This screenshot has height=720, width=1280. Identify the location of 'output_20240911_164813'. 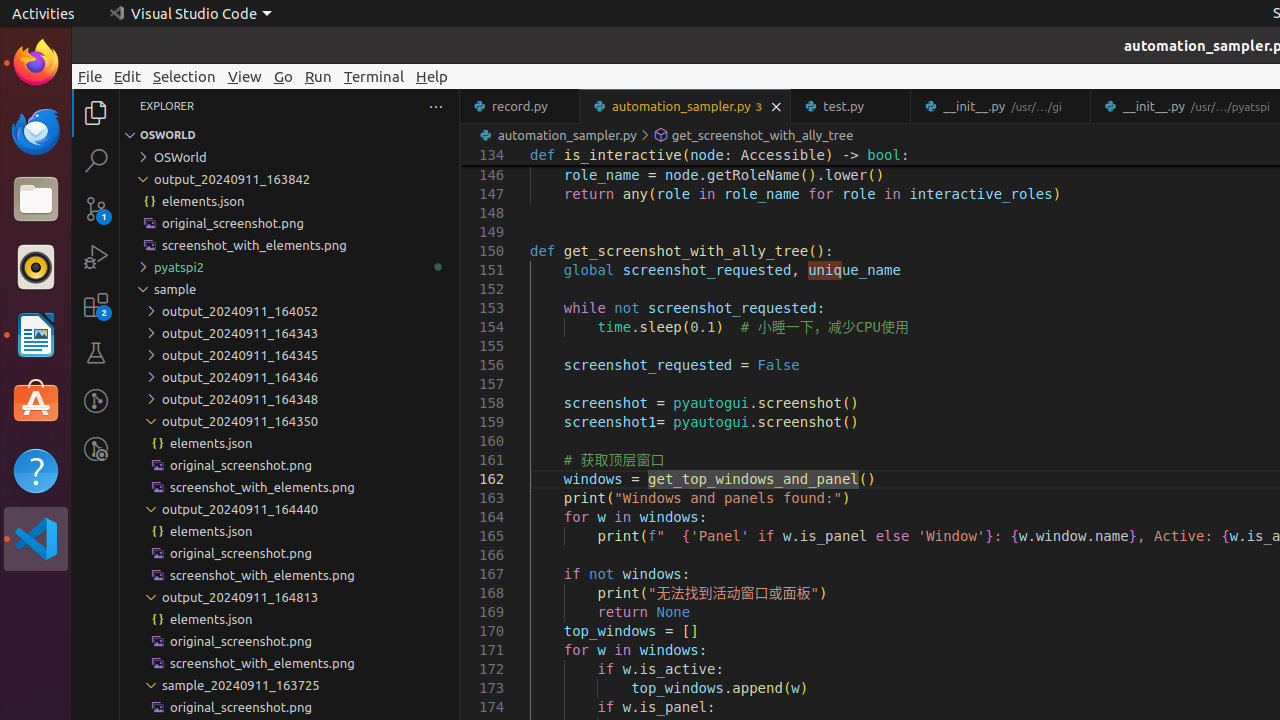
(288, 596).